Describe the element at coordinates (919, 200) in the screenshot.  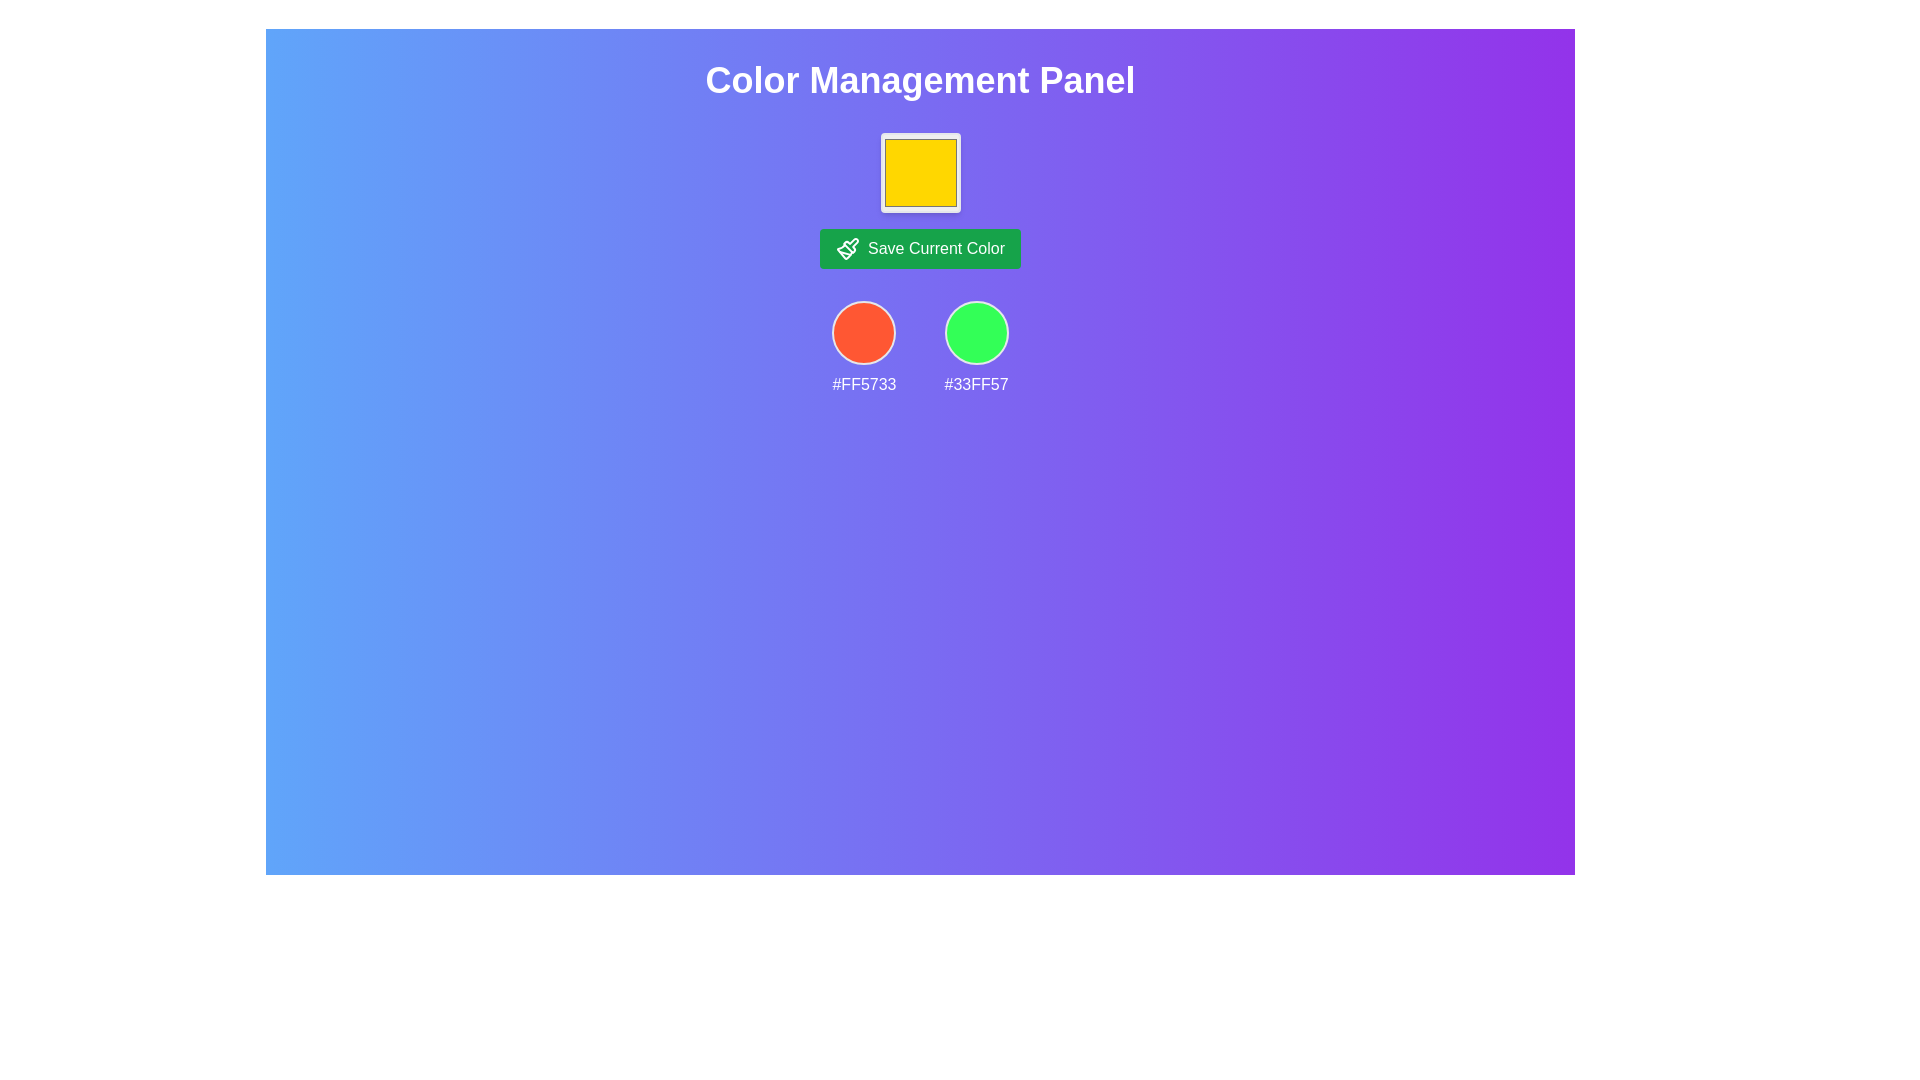
I see `the Static Display Box, which is a rectangular, yellow-filled box with a white border, located centrally above the 'Save Current Color' button in the Color Management Panel` at that location.